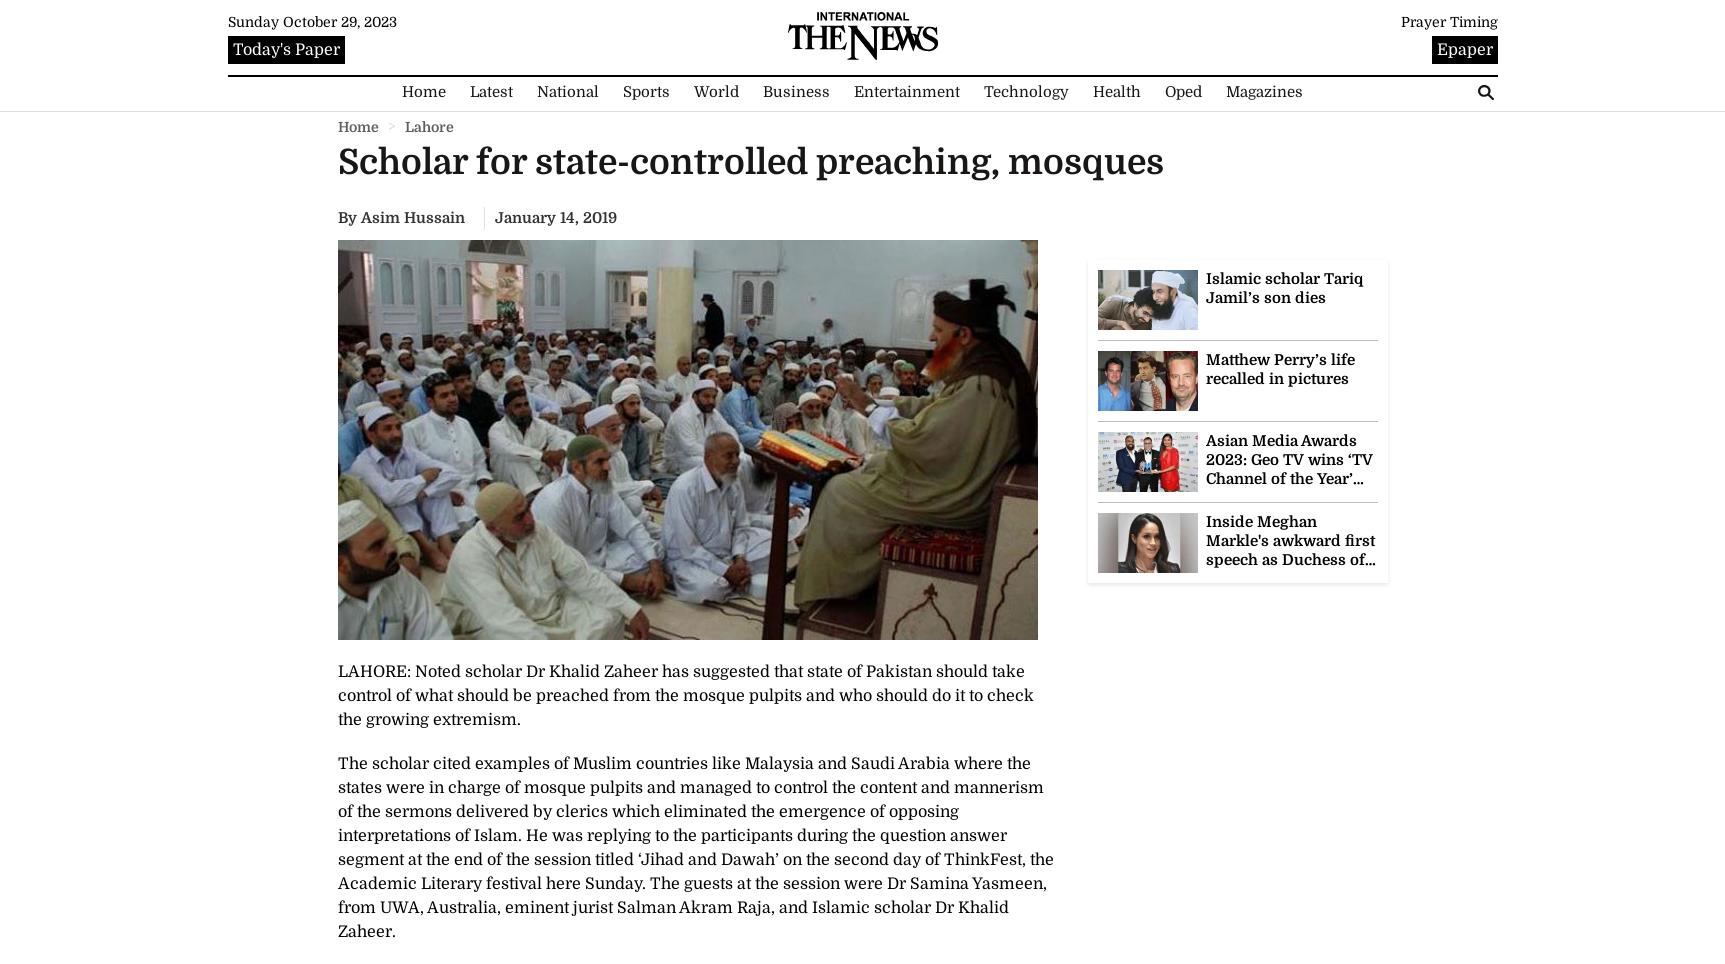 The height and width of the screenshot is (964, 1725). I want to click on 'Technology', so click(1025, 90).